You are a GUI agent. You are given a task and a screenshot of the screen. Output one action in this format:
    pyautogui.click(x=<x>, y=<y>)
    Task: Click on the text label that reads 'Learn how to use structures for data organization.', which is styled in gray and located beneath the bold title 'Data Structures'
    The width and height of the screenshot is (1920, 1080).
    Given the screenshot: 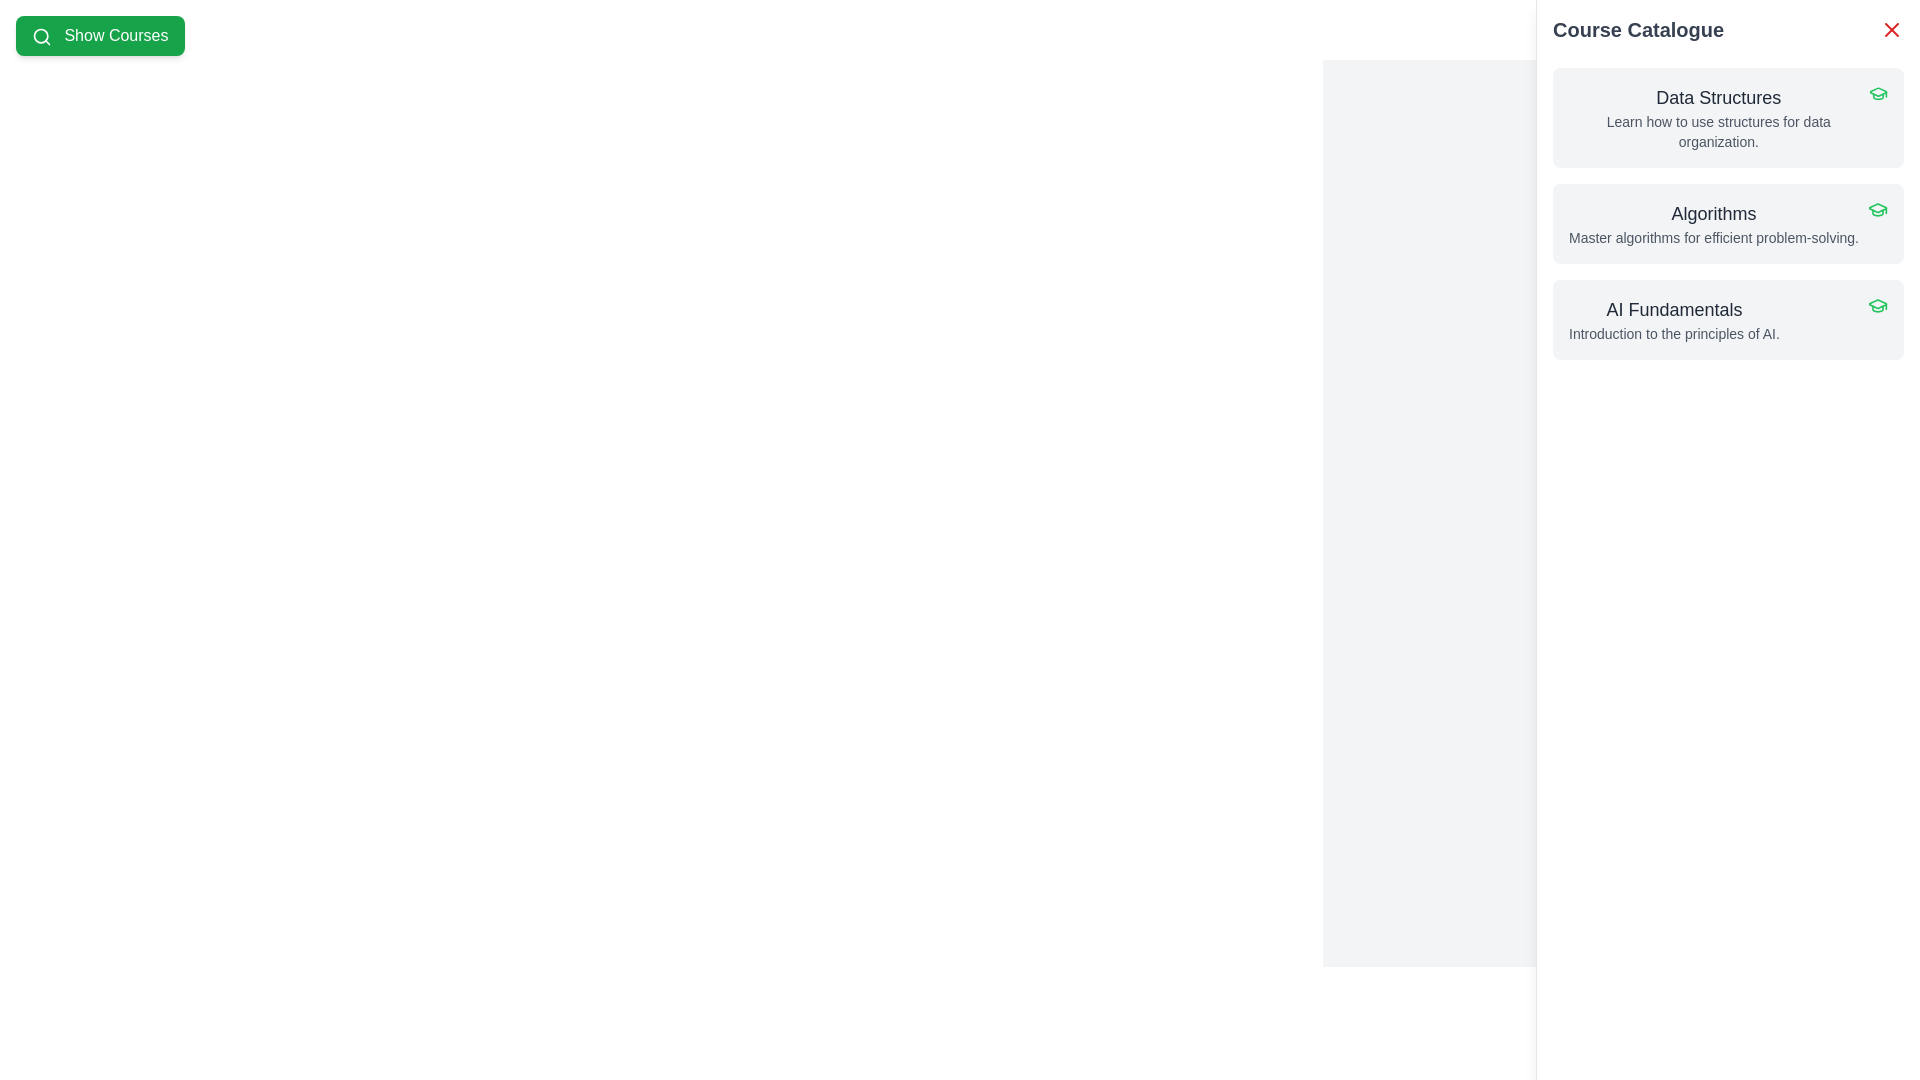 What is the action you would take?
    pyautogui.click(x=1717, y=131)
    